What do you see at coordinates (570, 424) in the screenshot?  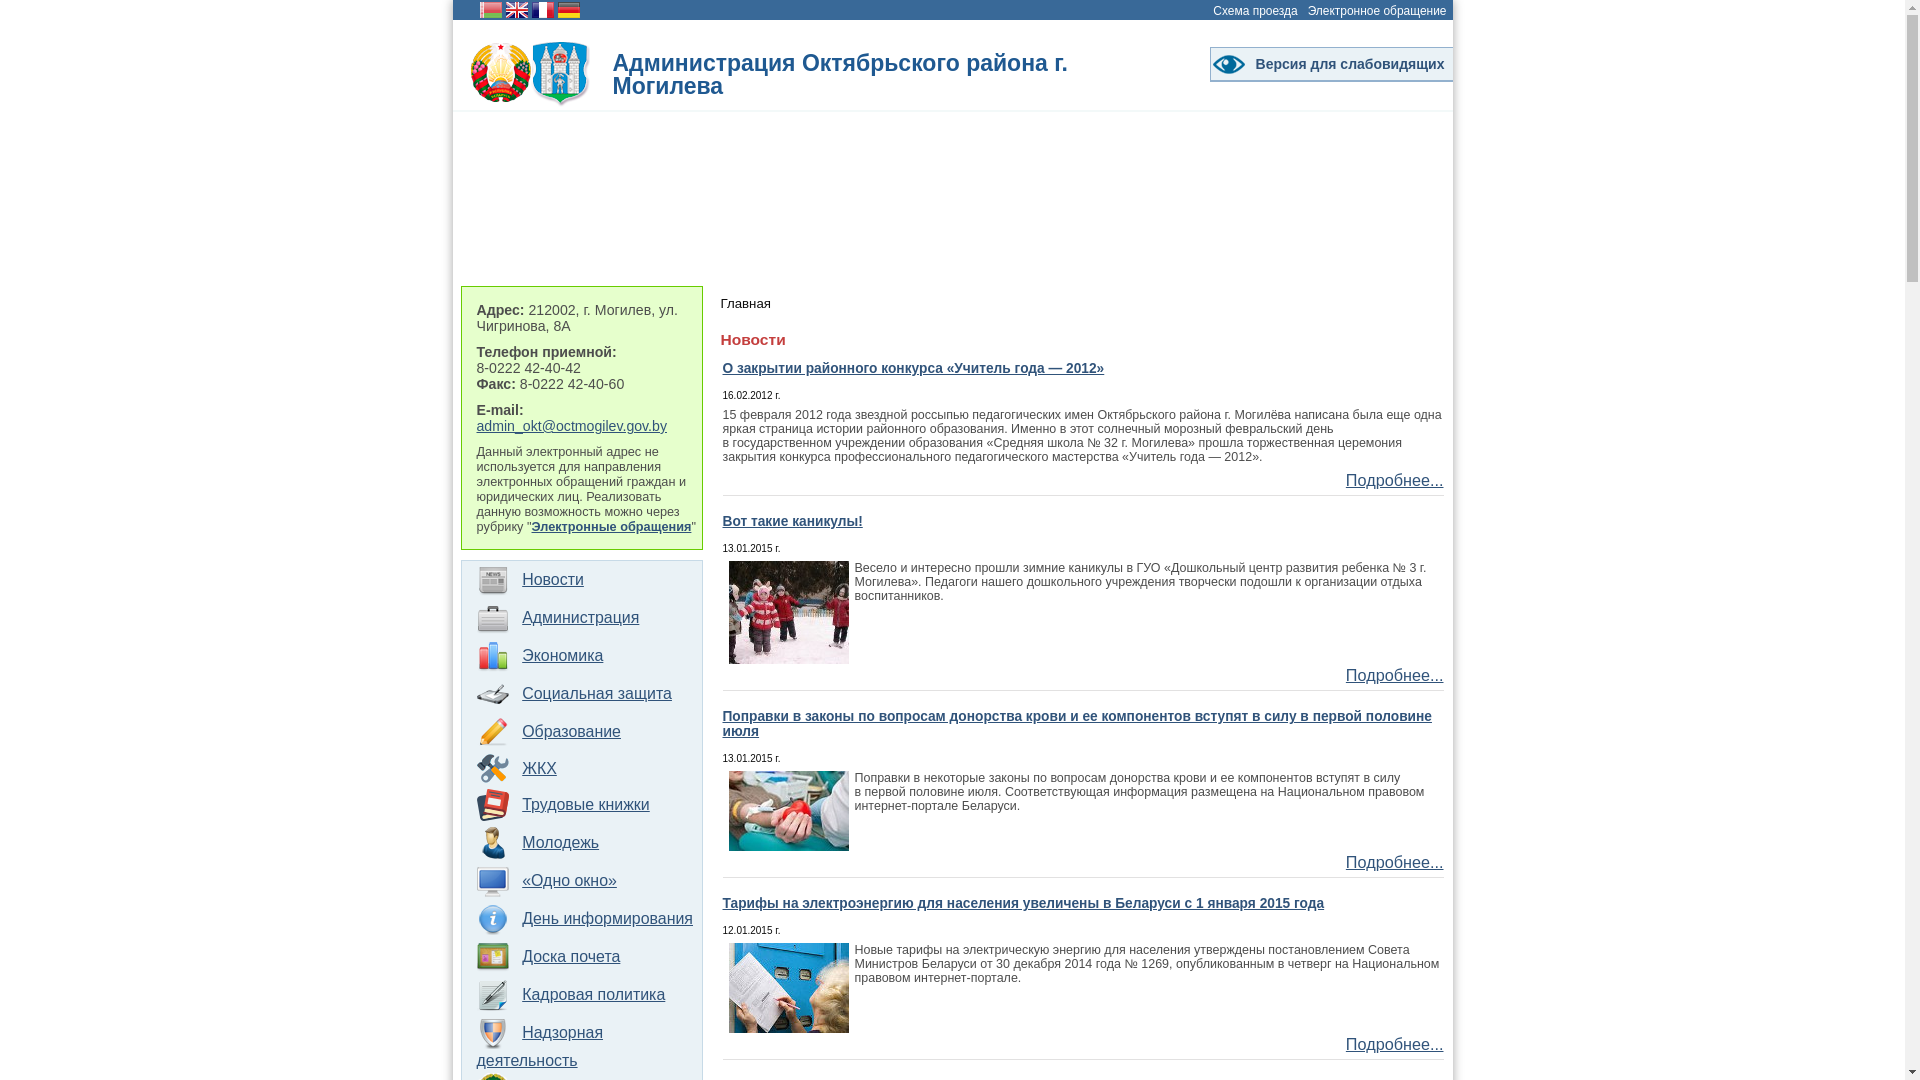 I see `'admin_okt@octmogilev.gov.by'` at bounding box center [570, 424].